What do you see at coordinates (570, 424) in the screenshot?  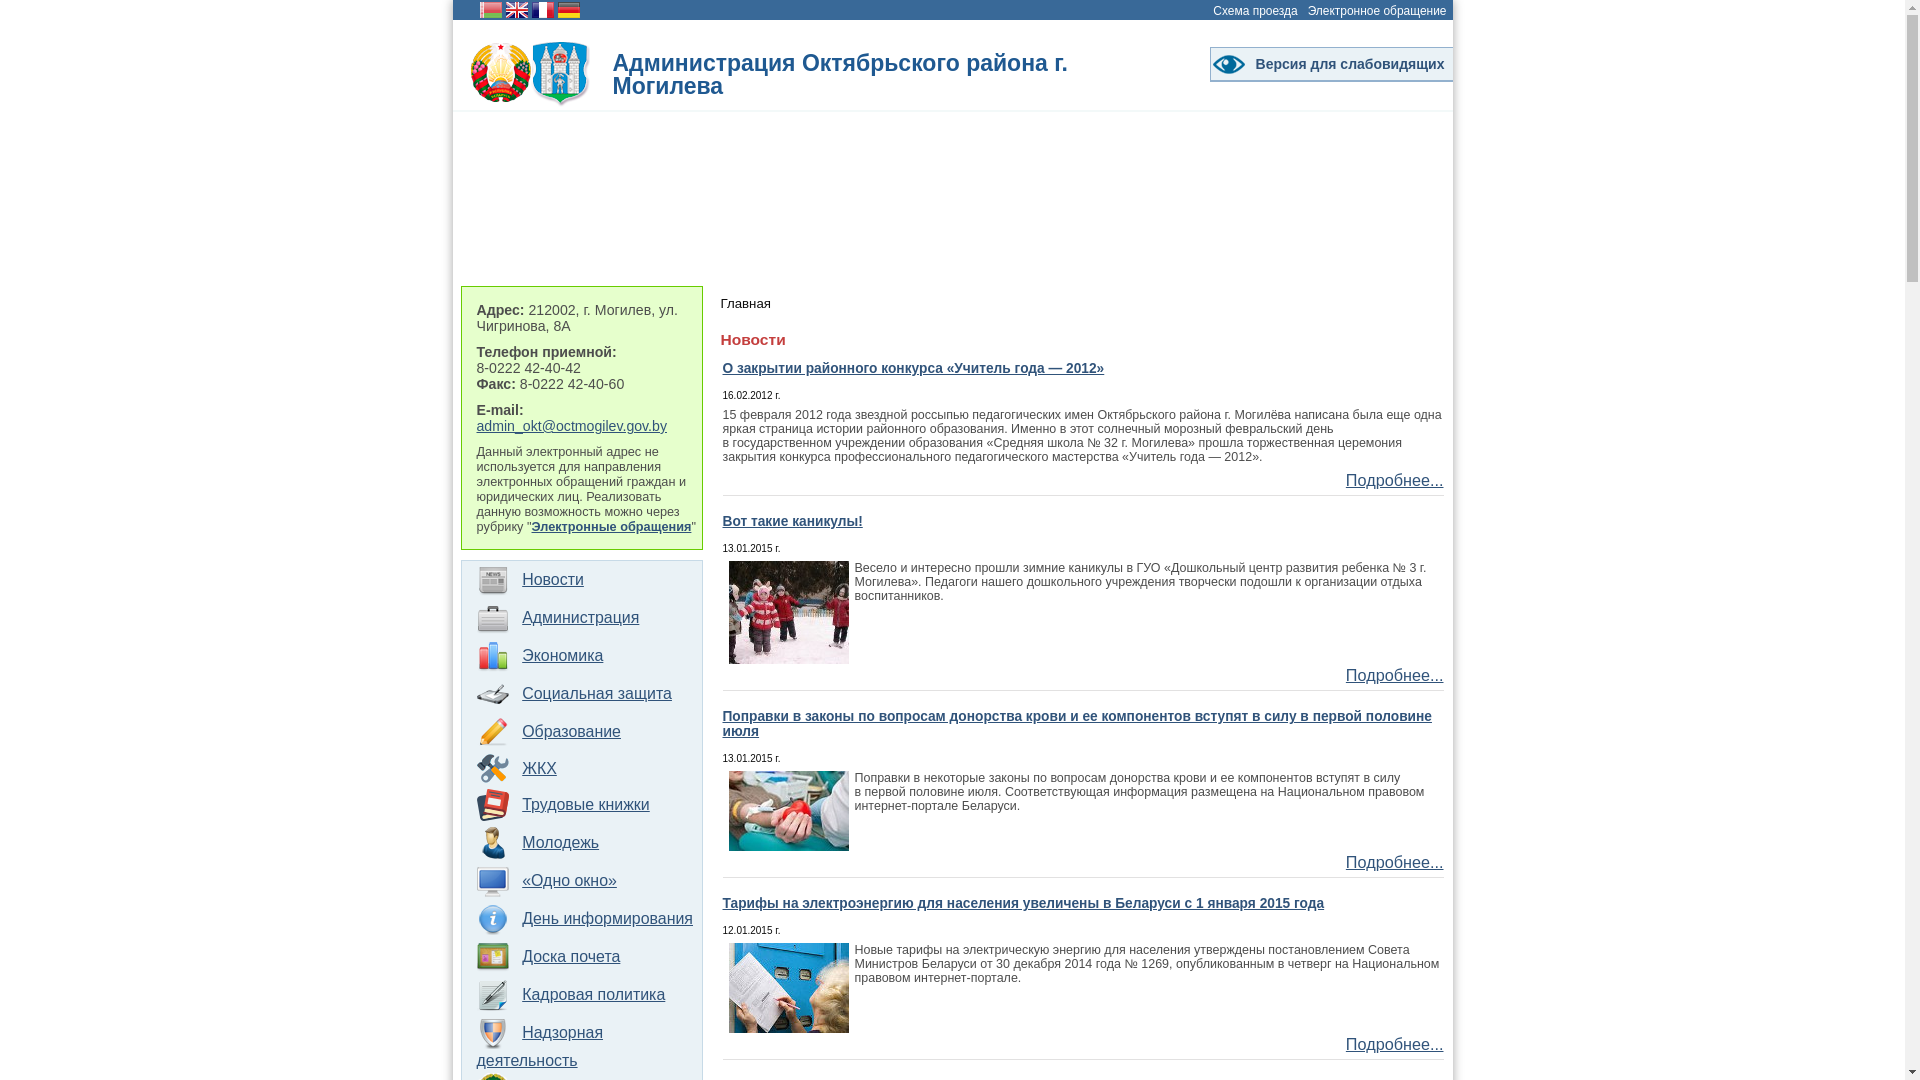 I see `'admin_okt@octmogilev.gov.by'` at bounding box center [570, 424].